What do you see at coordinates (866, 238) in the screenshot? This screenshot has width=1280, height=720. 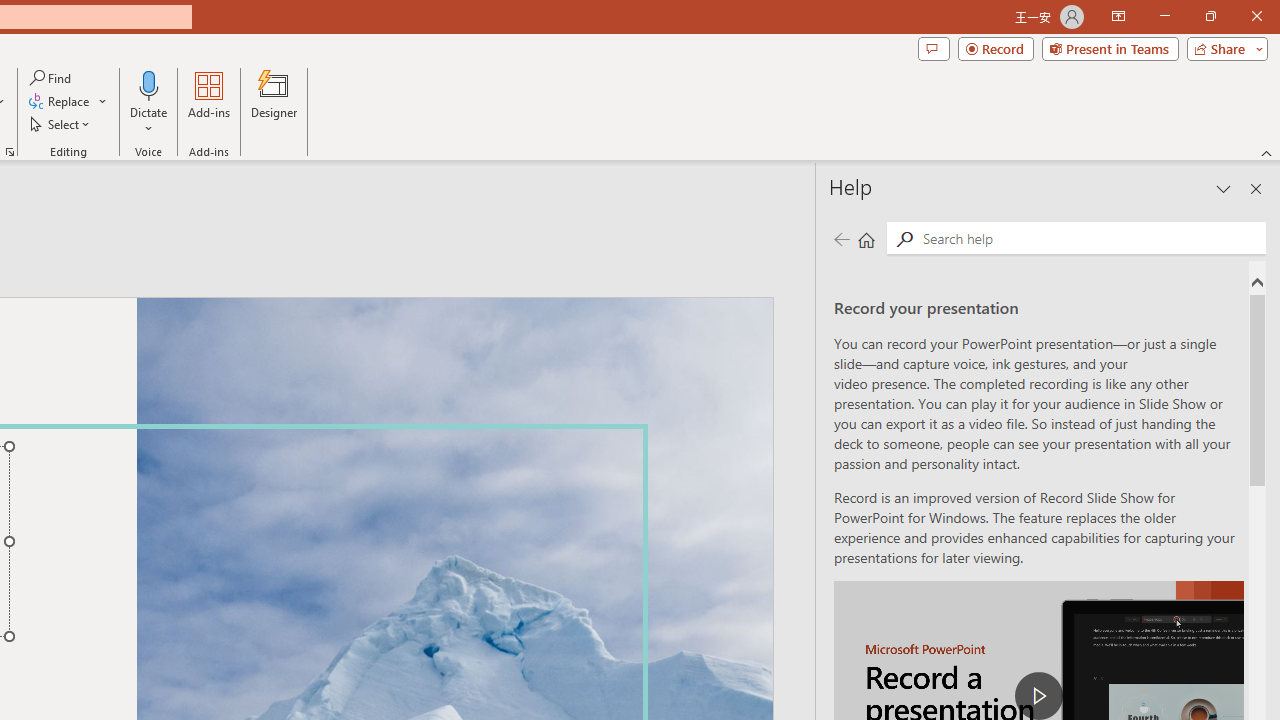 I see `'Home'` at bounding box center [866, 238].